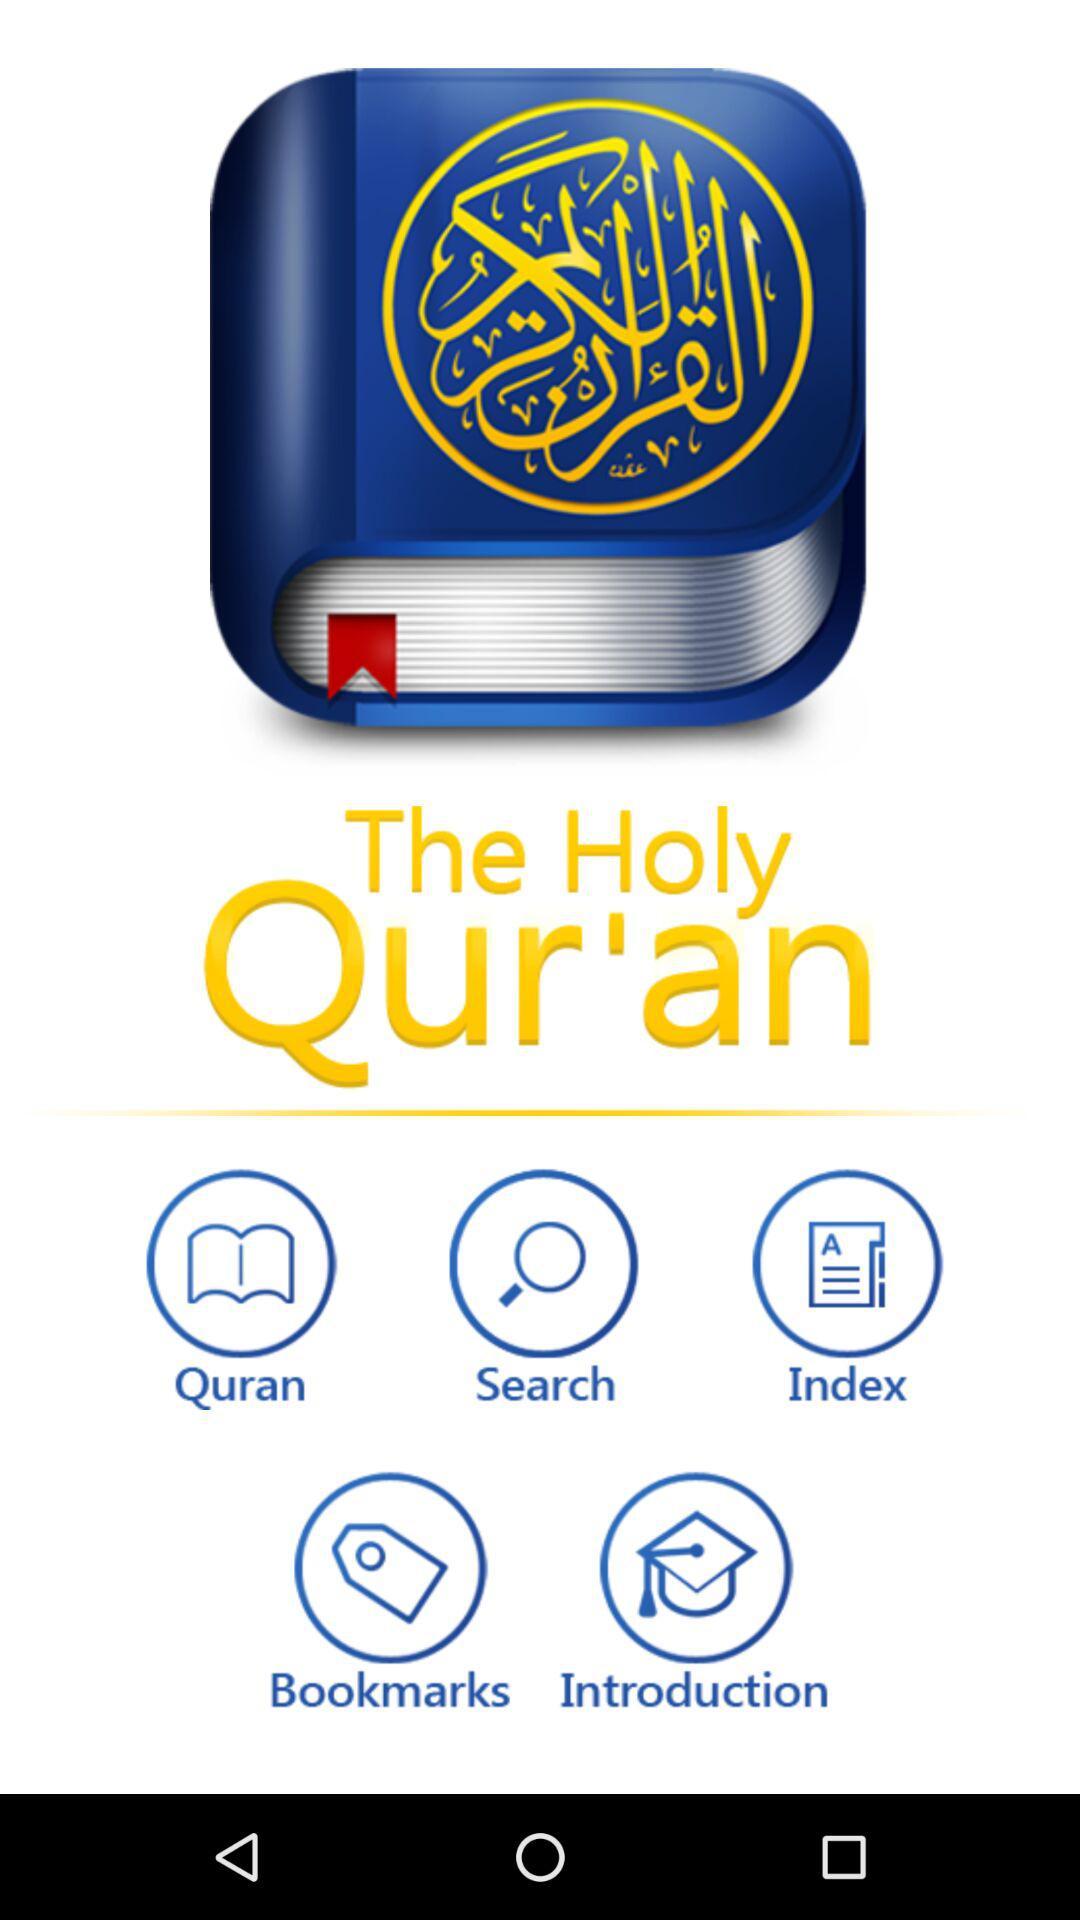 This screenshot has height=1920, width=1080. What do you see at coordinates (540, 1283) in the screenshot?
I see `search` at bounding box center [540, 1283].